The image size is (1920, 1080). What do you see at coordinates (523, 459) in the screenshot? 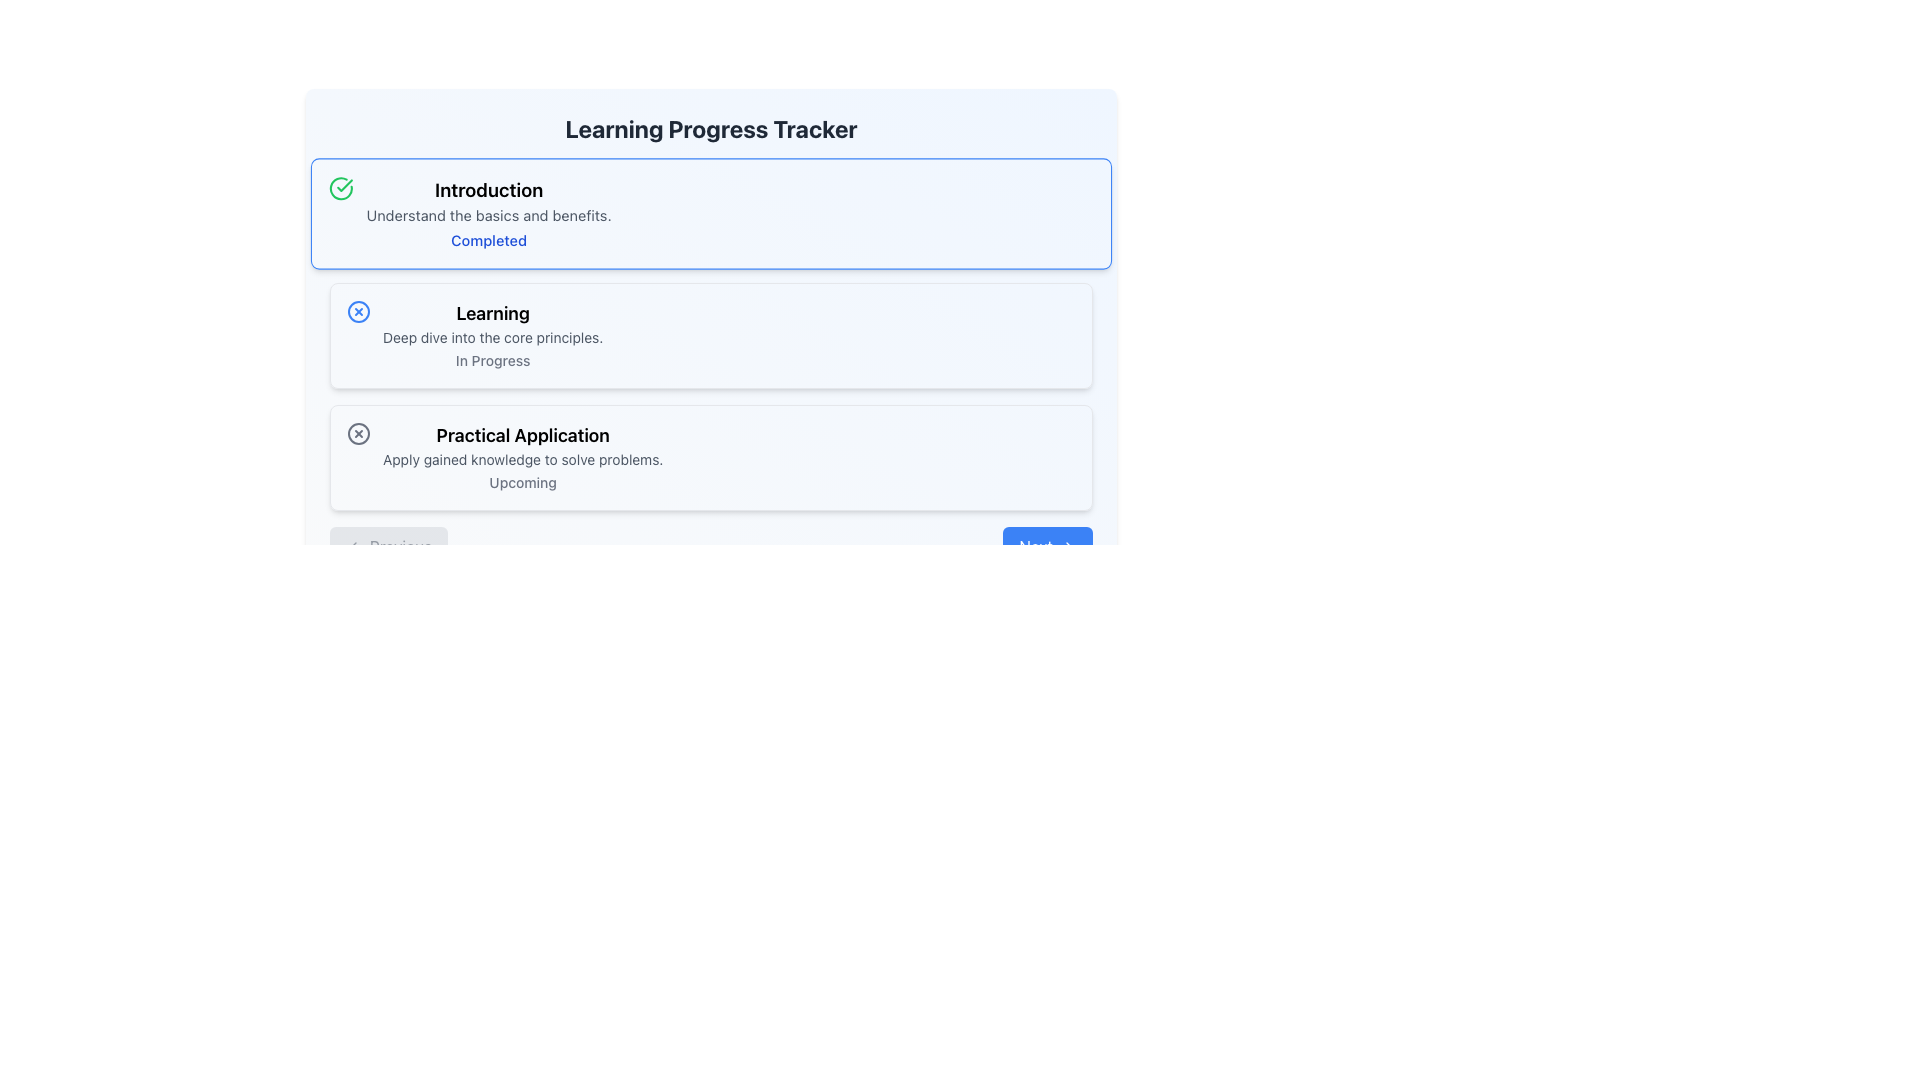
I see `the static text element that serves as a descriptive subtitle for the 'Practical Application' section, which is located immediately below the title and centered horizontally` at bounding box center [523, 459].